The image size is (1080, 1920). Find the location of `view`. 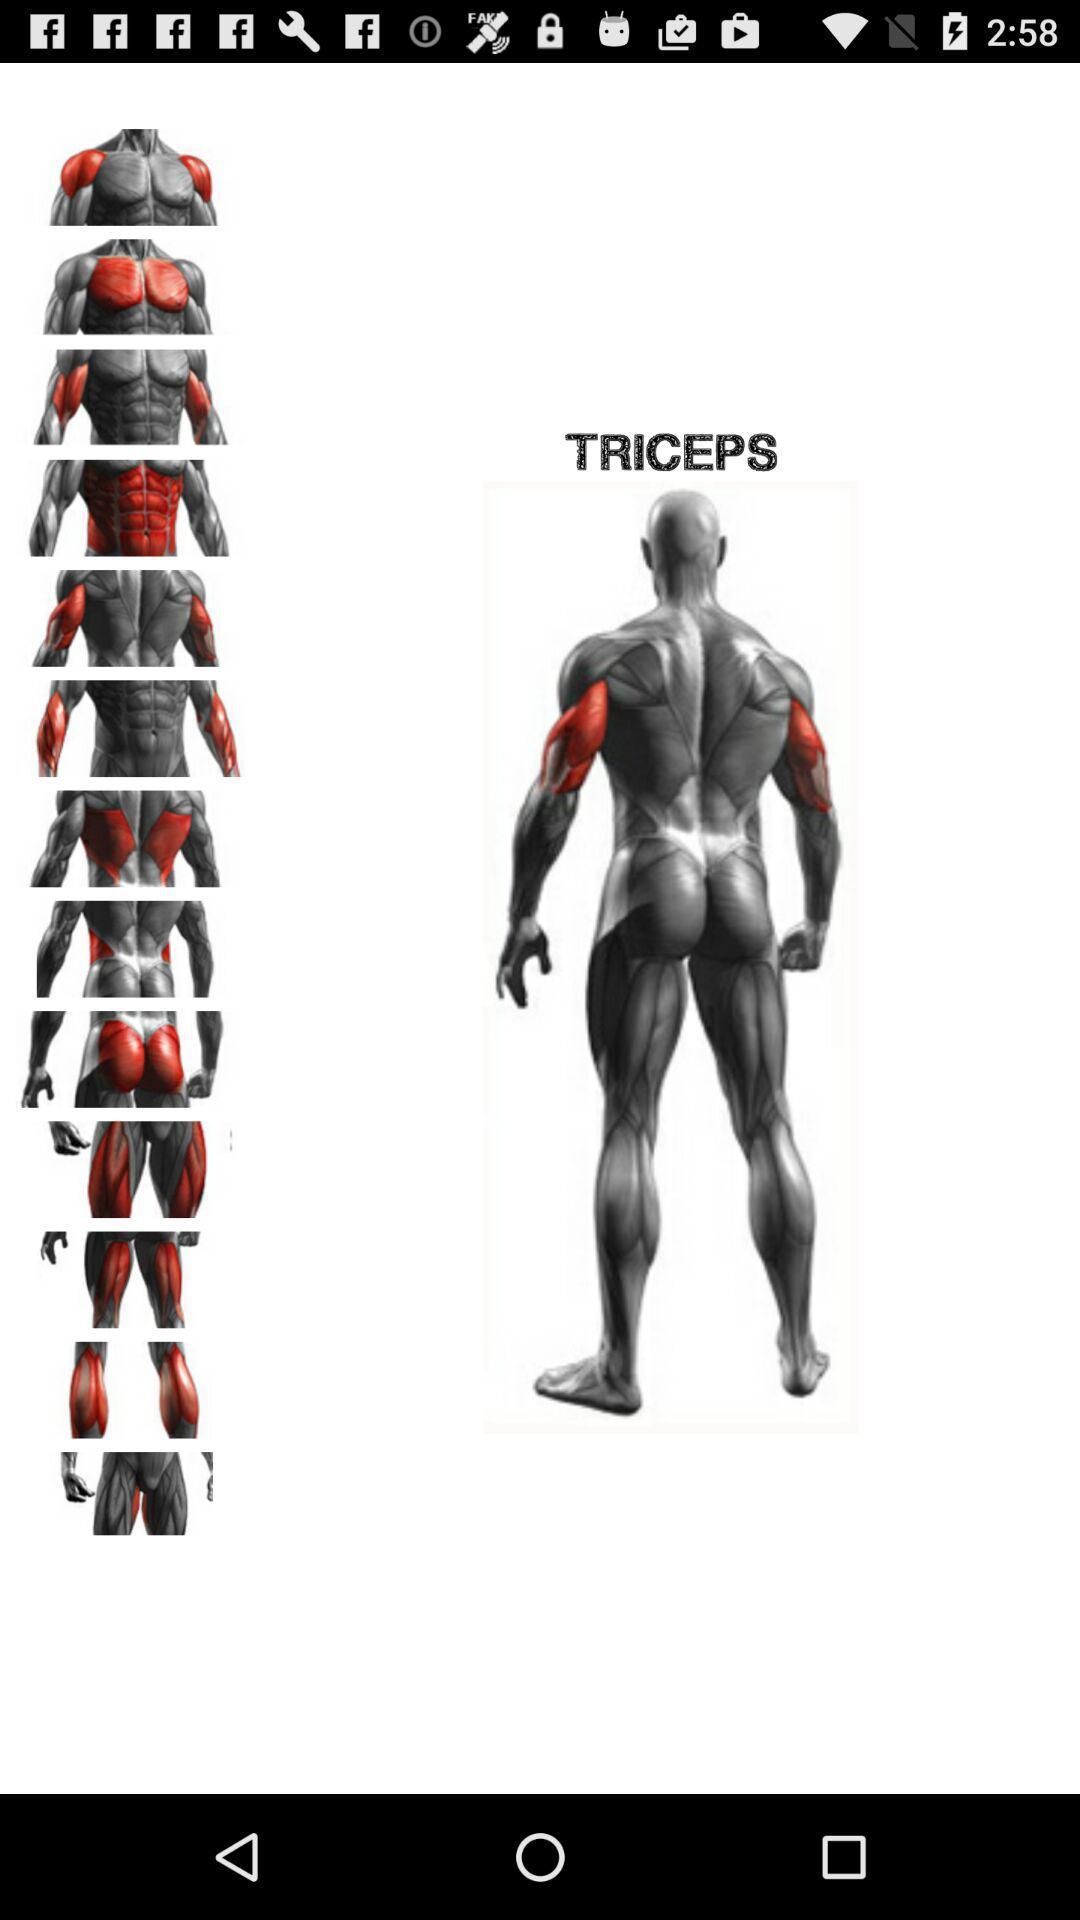

view is located at coordinates (131, 279).